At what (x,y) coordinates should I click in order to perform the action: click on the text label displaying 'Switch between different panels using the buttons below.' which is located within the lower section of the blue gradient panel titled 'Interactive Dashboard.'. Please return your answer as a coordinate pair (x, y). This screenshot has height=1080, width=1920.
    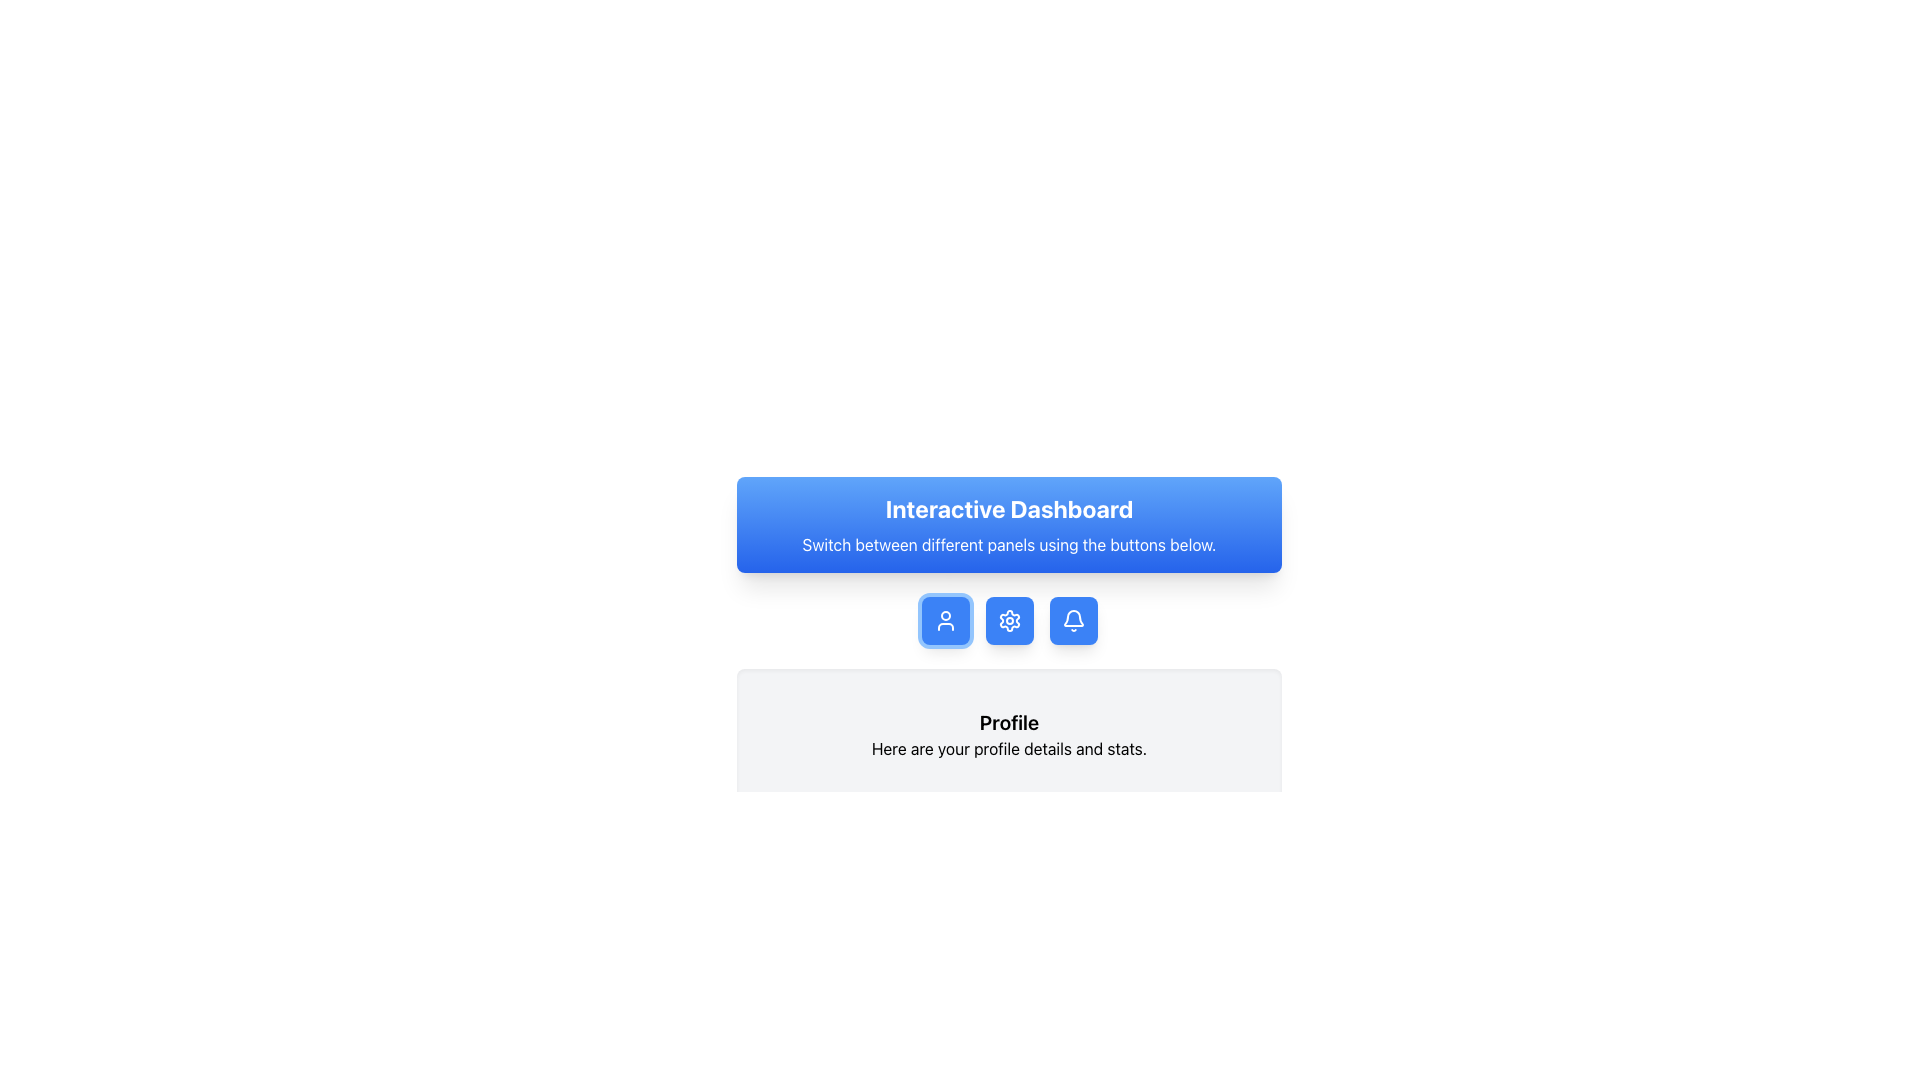
    Looking at the image, I should click on (1009, 544).